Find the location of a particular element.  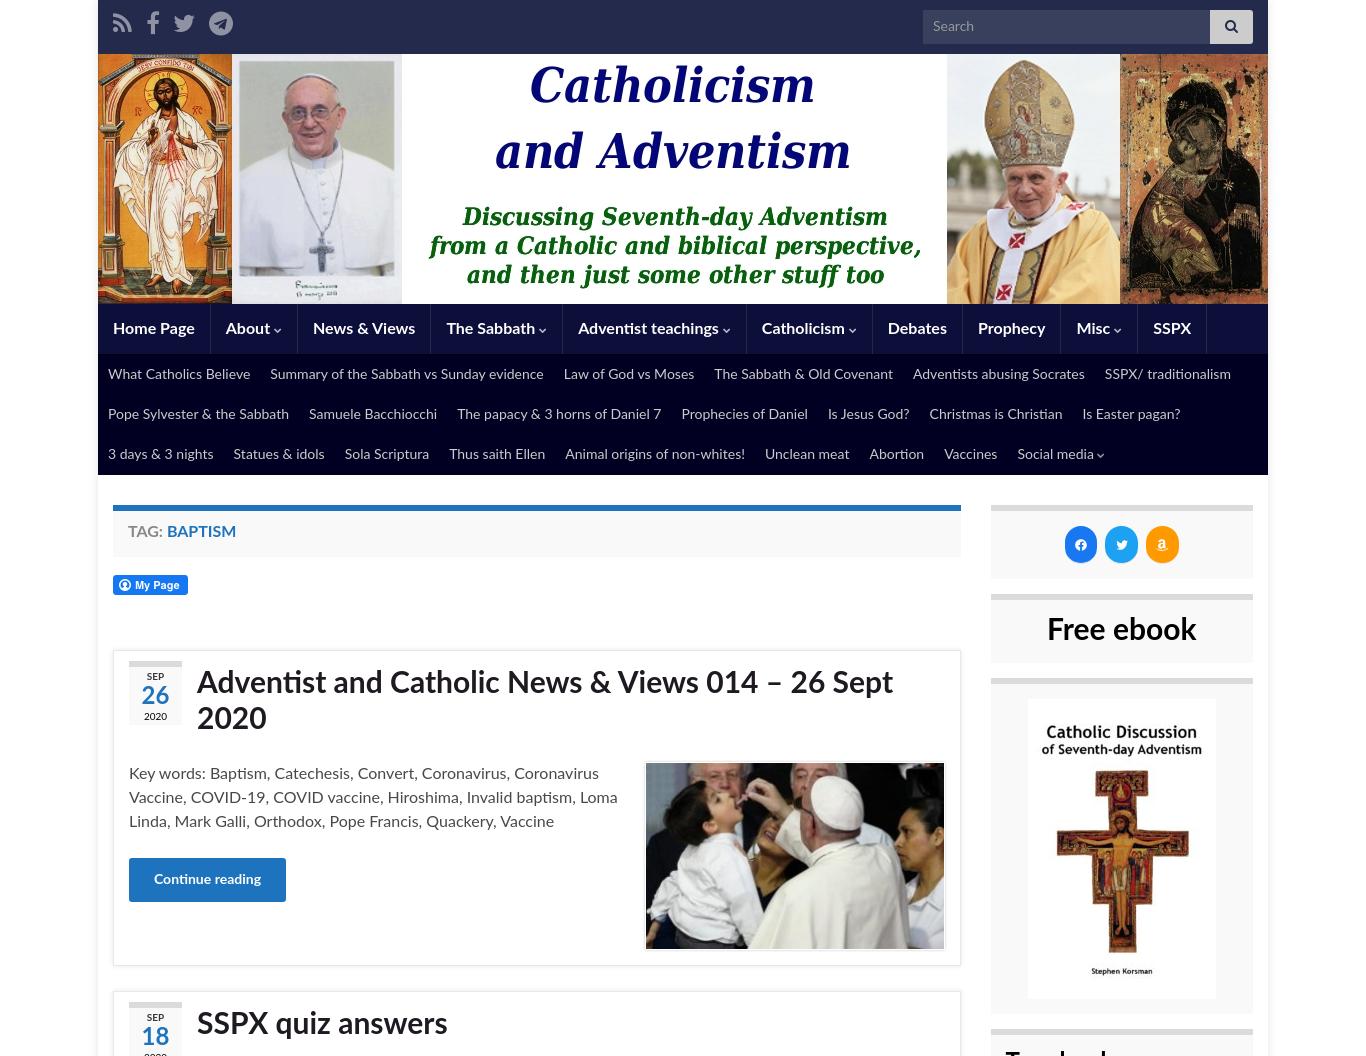

'The papacy & 3 horns of Daniel 7' is located at coordinates (457, 415).